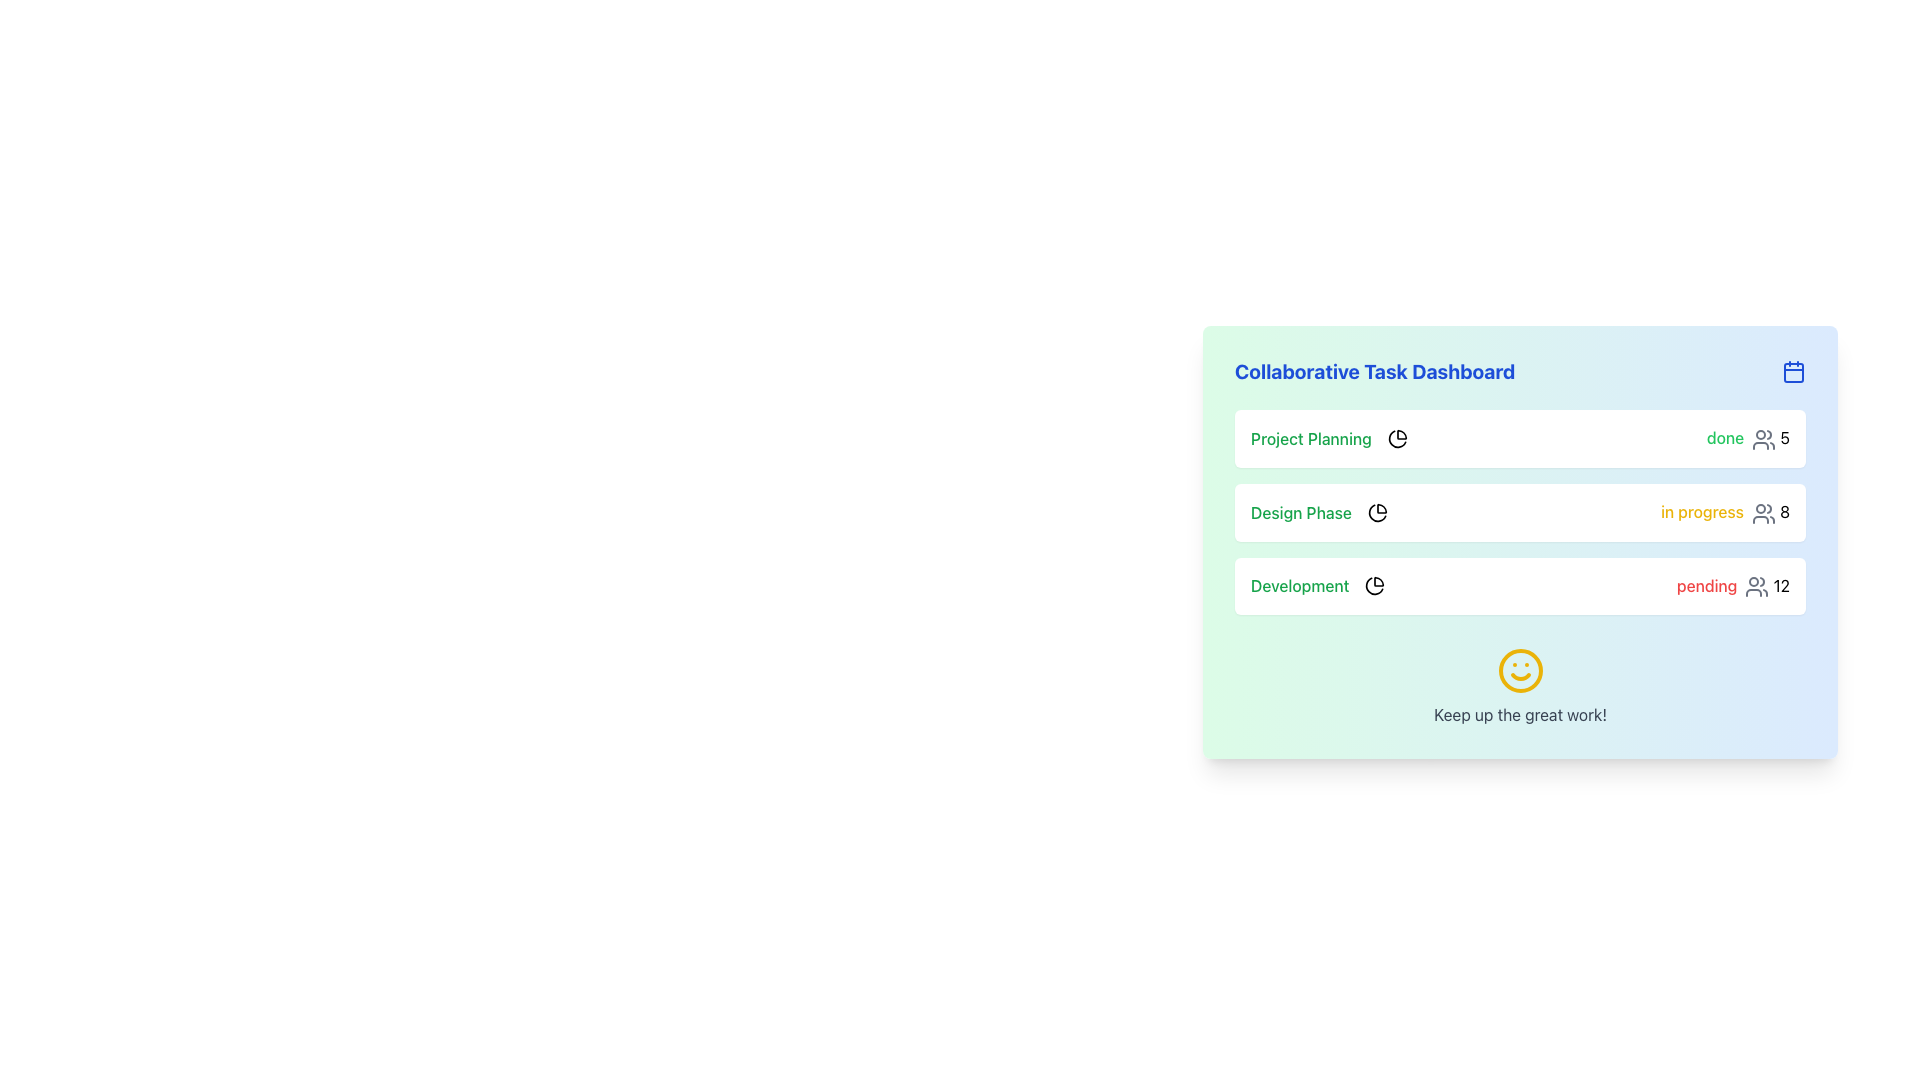 The width and height of the screenshot is (1920, 1080). Describe the element at coordinates (1318, 585) in the screenshot. I see `the icon associated with the 'Development' label in the top-left of the card under 'Collaborative Task Dashboard' for additional actions or navigation` at that location.